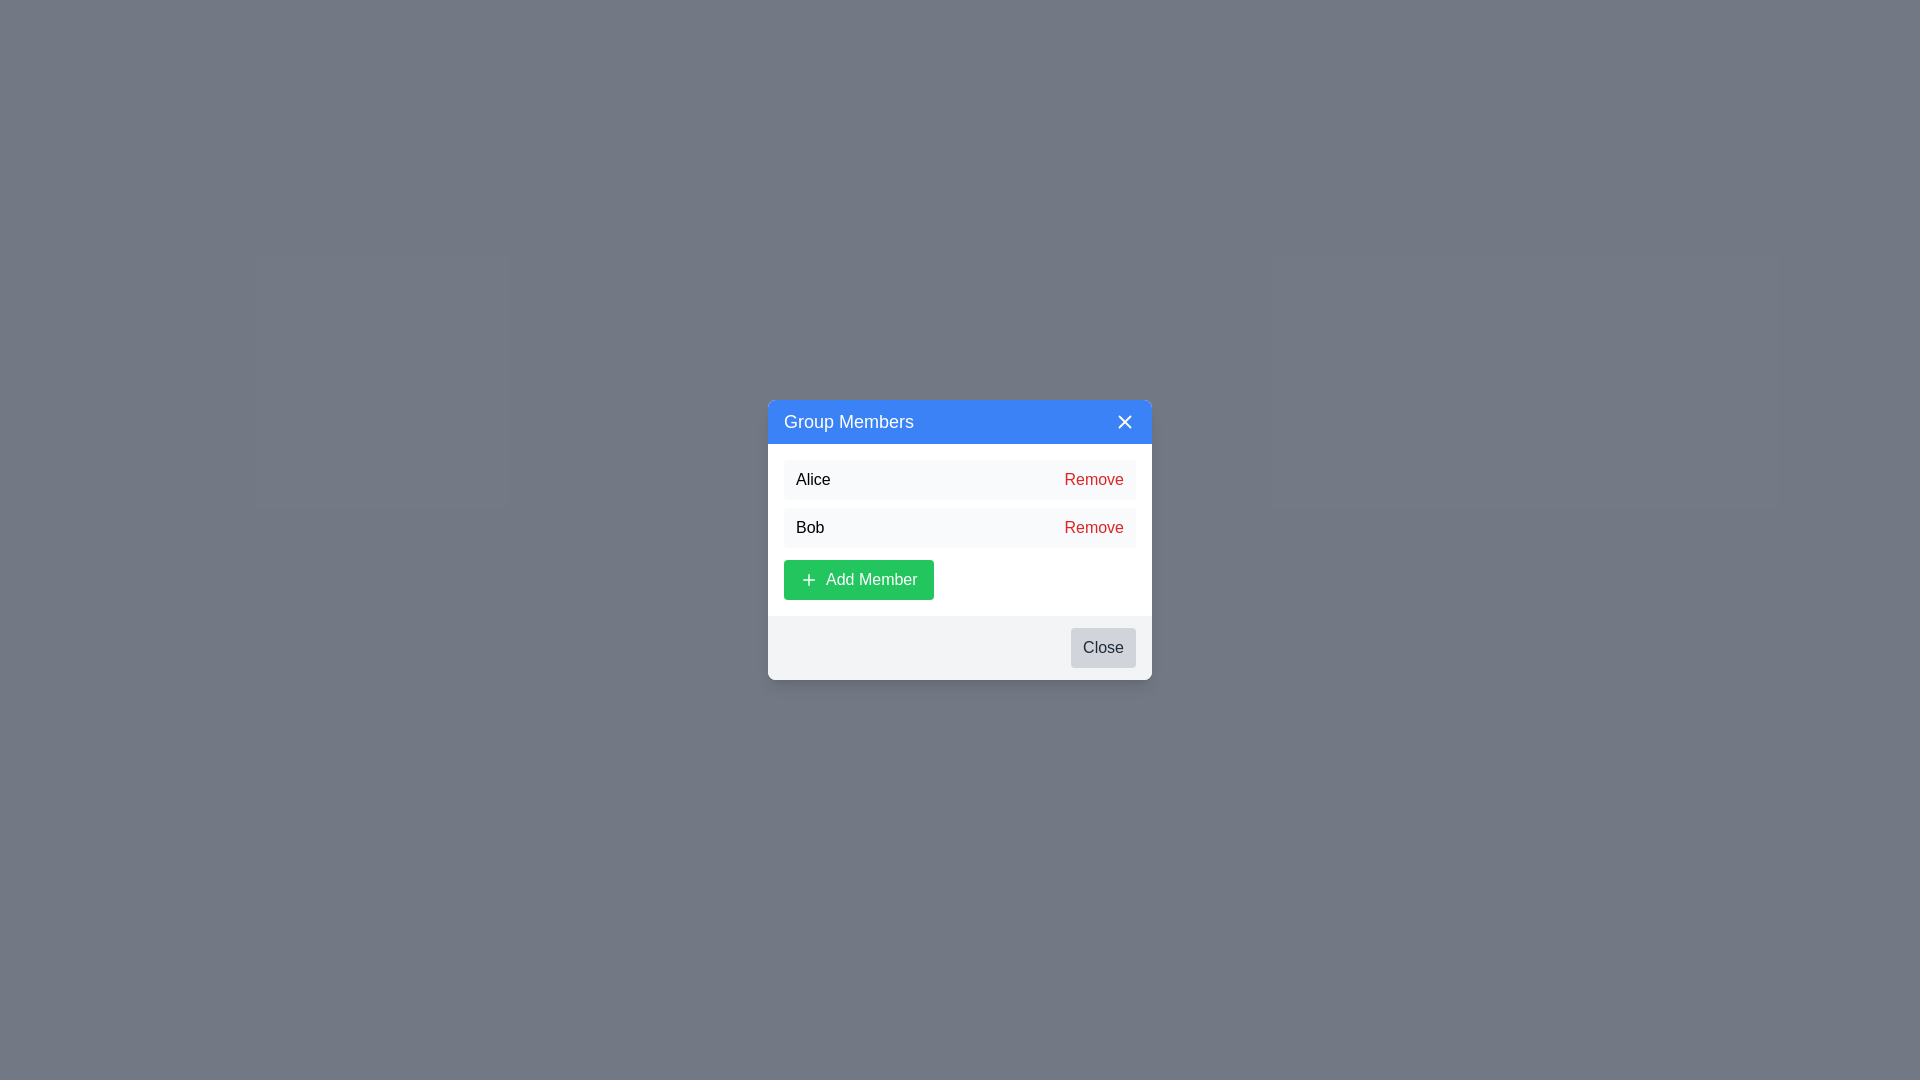 The width and height of the screenshot is (1920, 1080). I want to click on the close button located in the bottom-right corner of the pop-up modal to receive interactive feedback, so click(1102, 648).